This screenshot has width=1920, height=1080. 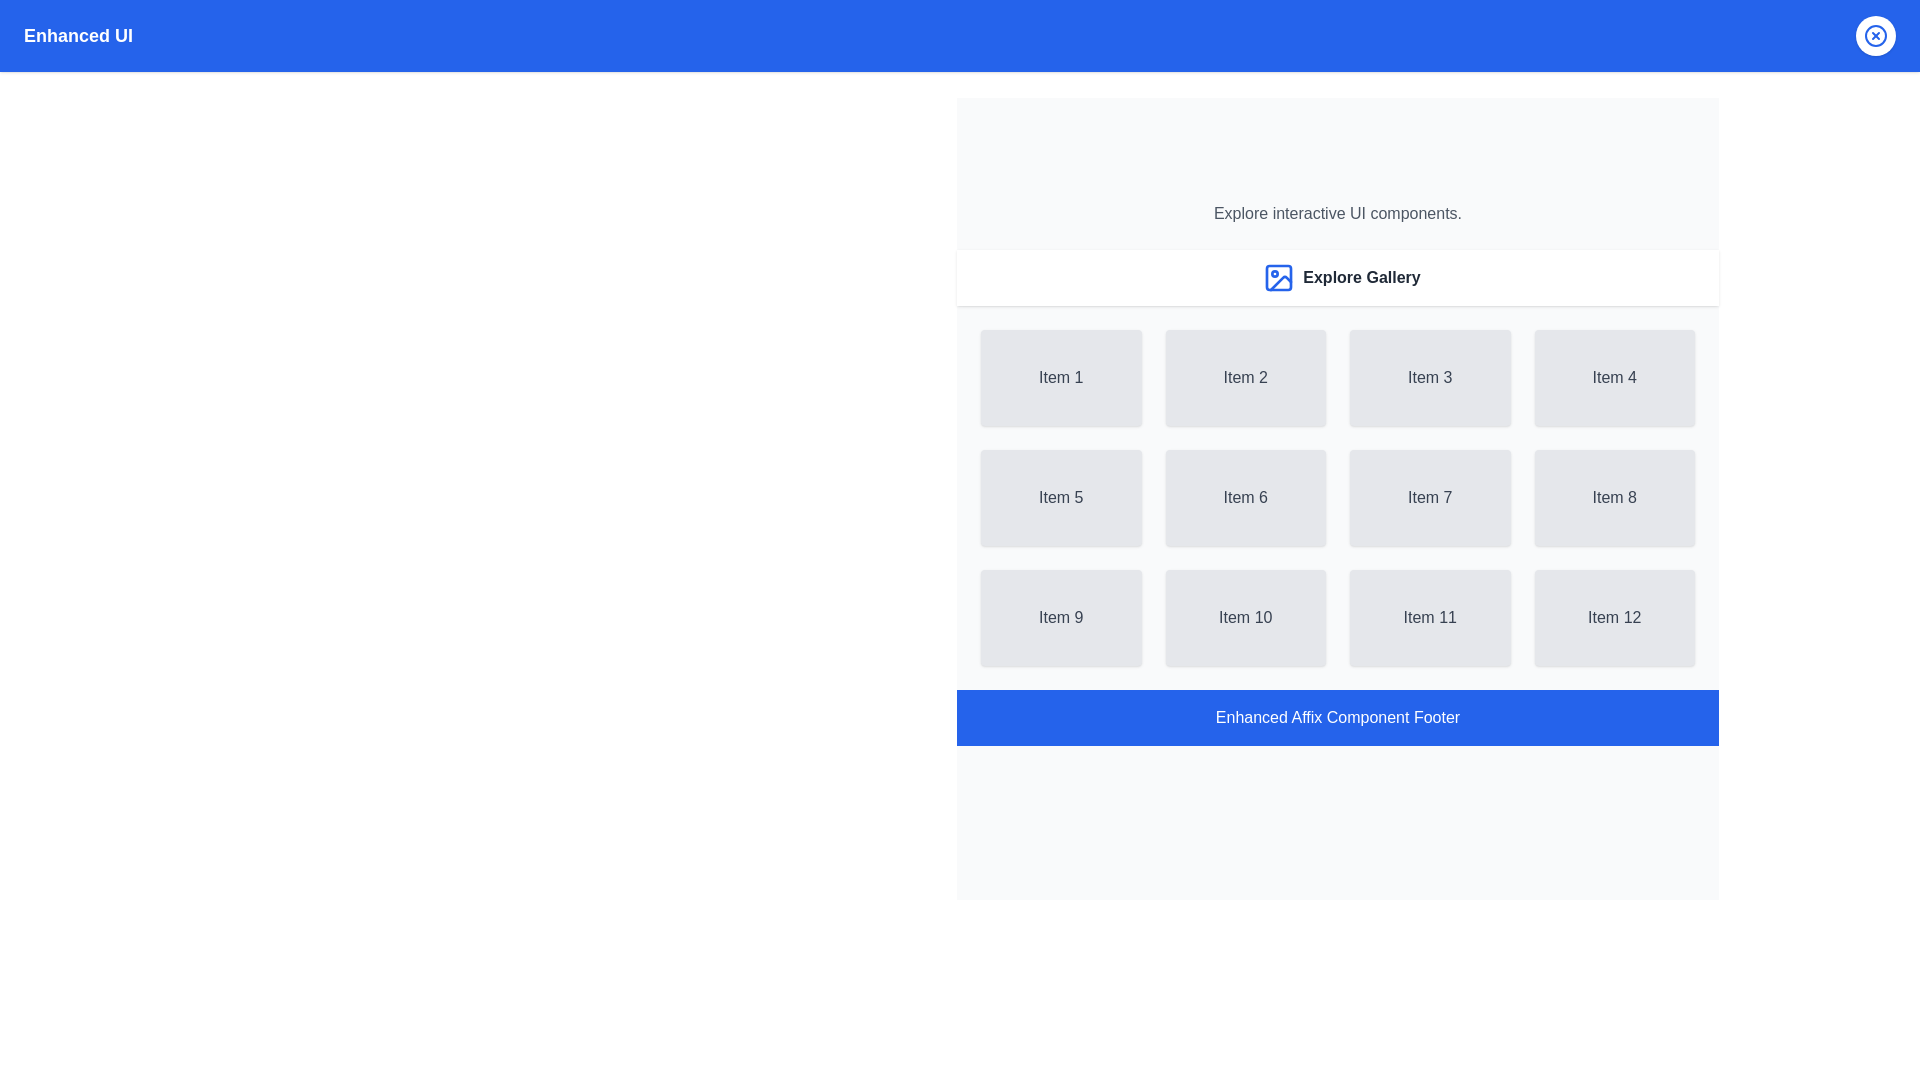 What do you see at coordinates (1338, 213) in the screenshot?
I see `the centered headline text that reads 'Explore interactive UI components.' which is positioned above the 'Explore Gallery' section` at bounding box center [1338, 213].